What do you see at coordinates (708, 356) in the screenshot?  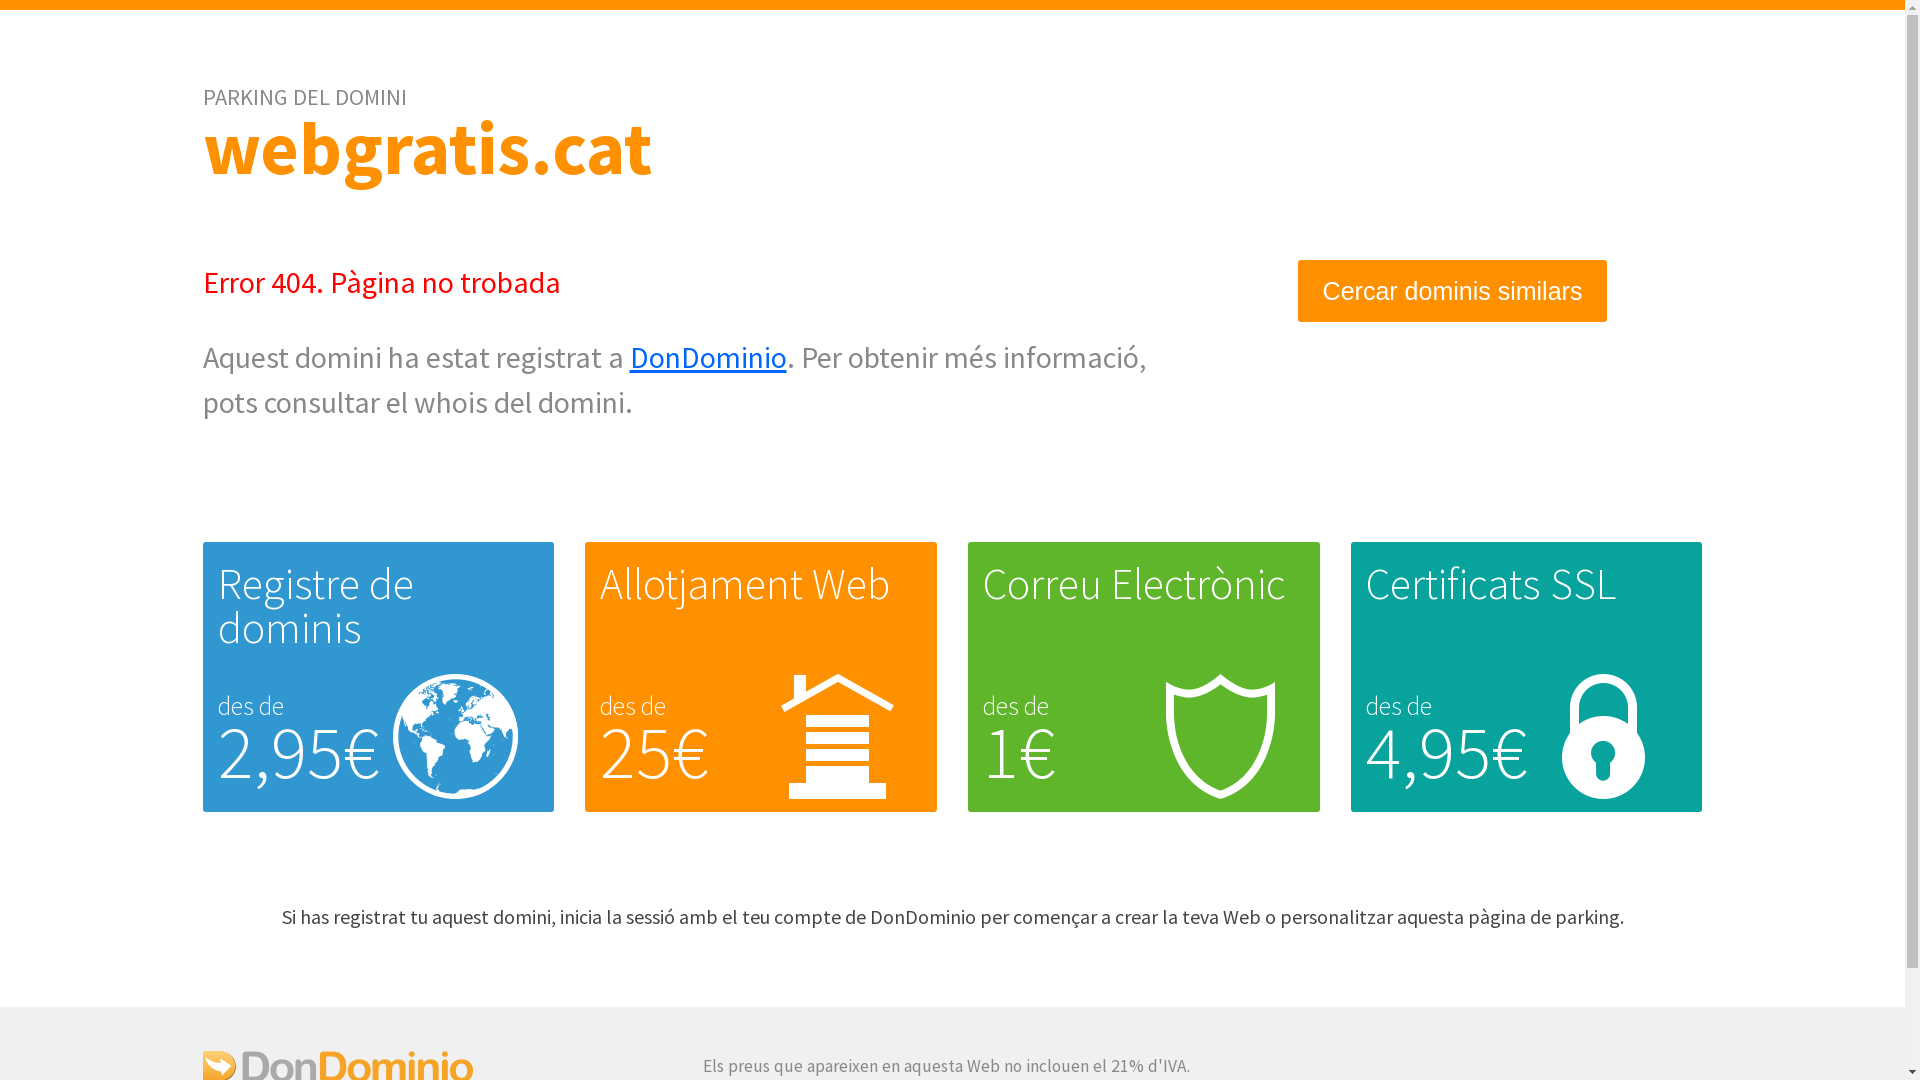 I see `'DonDominio'` at bounding box center [708, 356].